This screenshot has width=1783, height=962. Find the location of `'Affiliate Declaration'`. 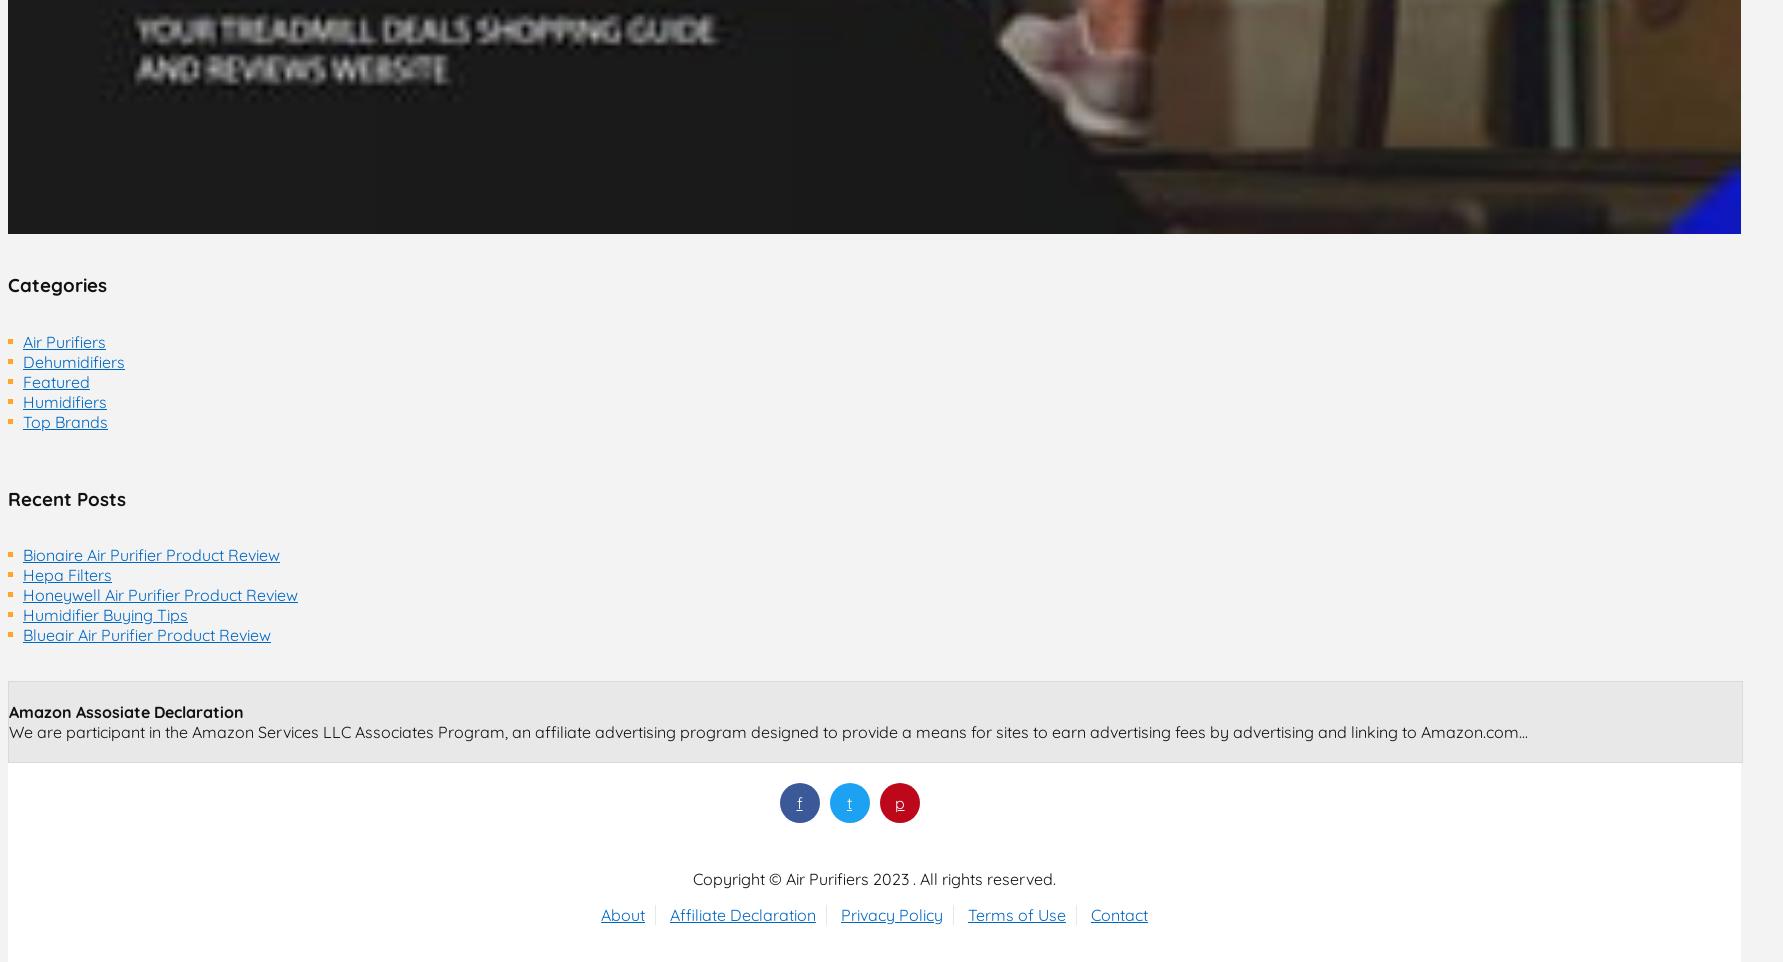

'Affiliate Declaration' is located at coordinates (741, 913).